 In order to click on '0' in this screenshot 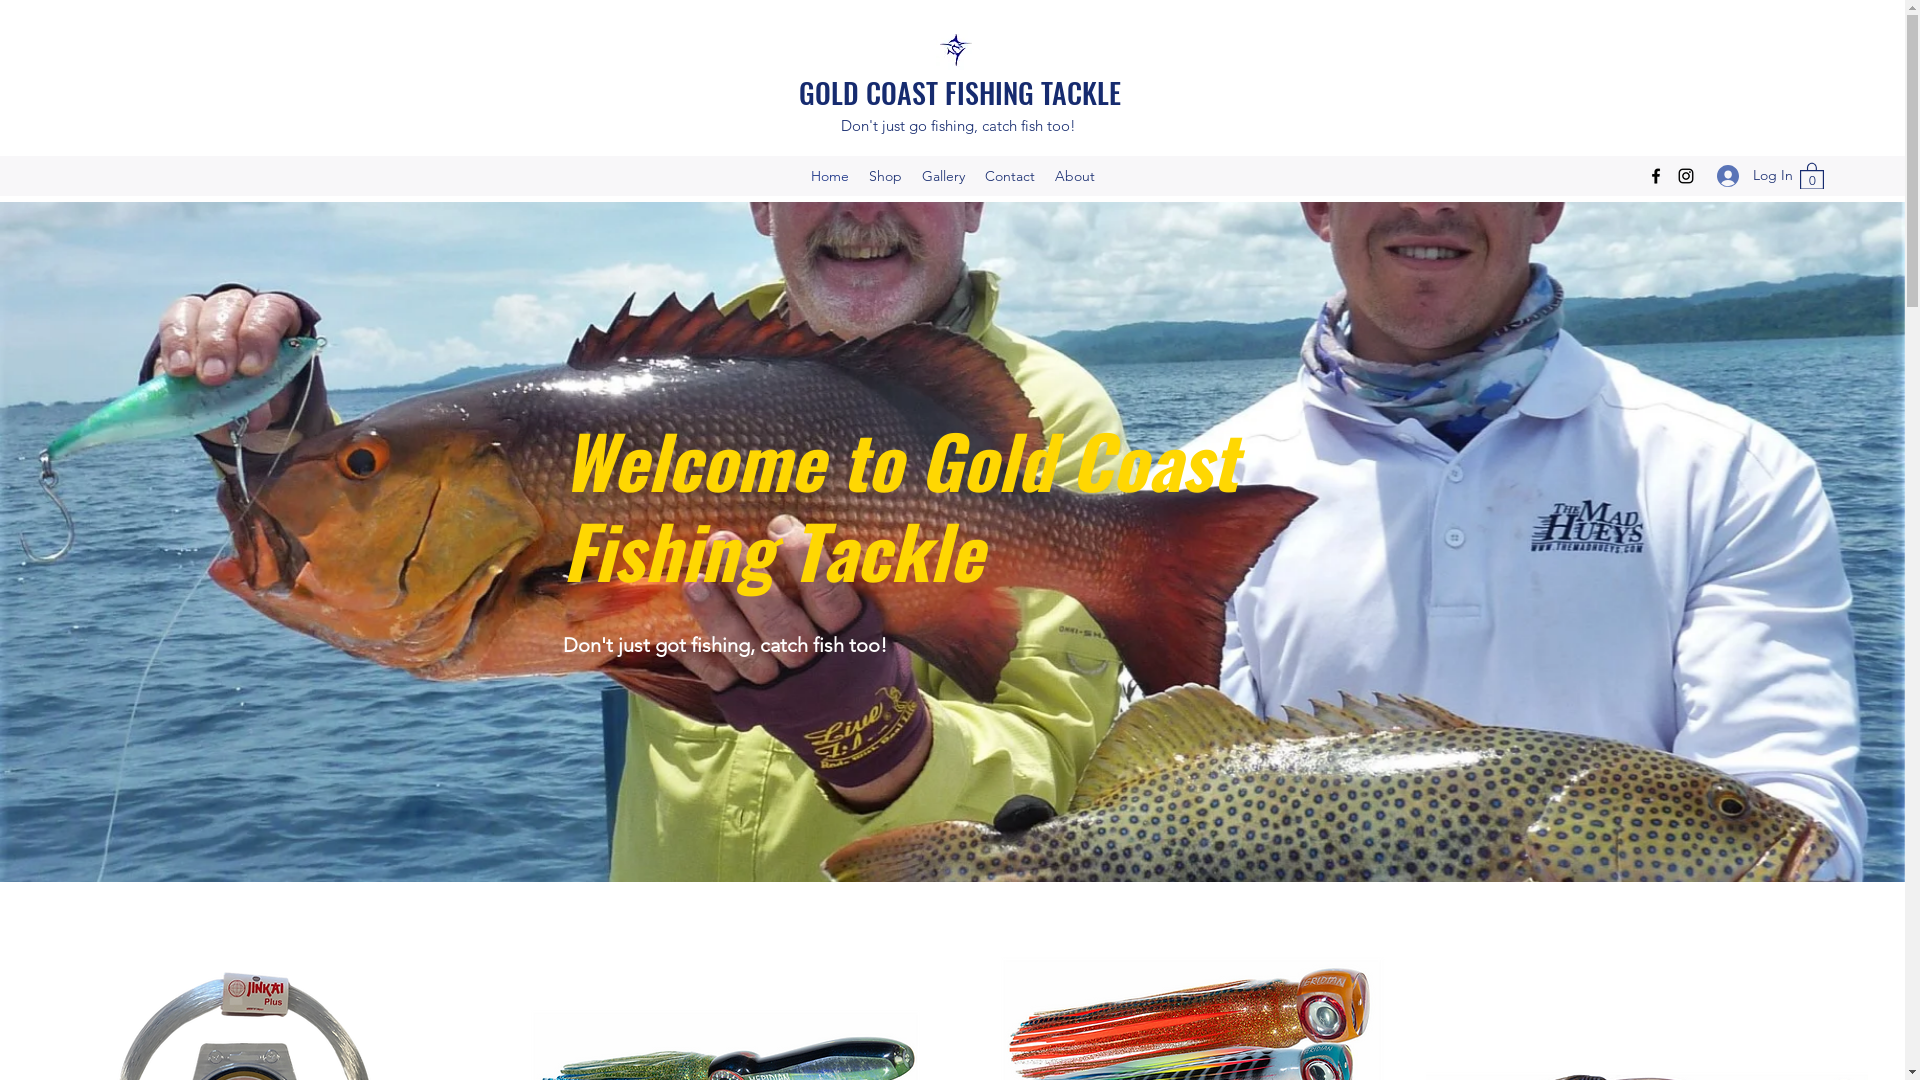, I will do `click(1811, 174)`.